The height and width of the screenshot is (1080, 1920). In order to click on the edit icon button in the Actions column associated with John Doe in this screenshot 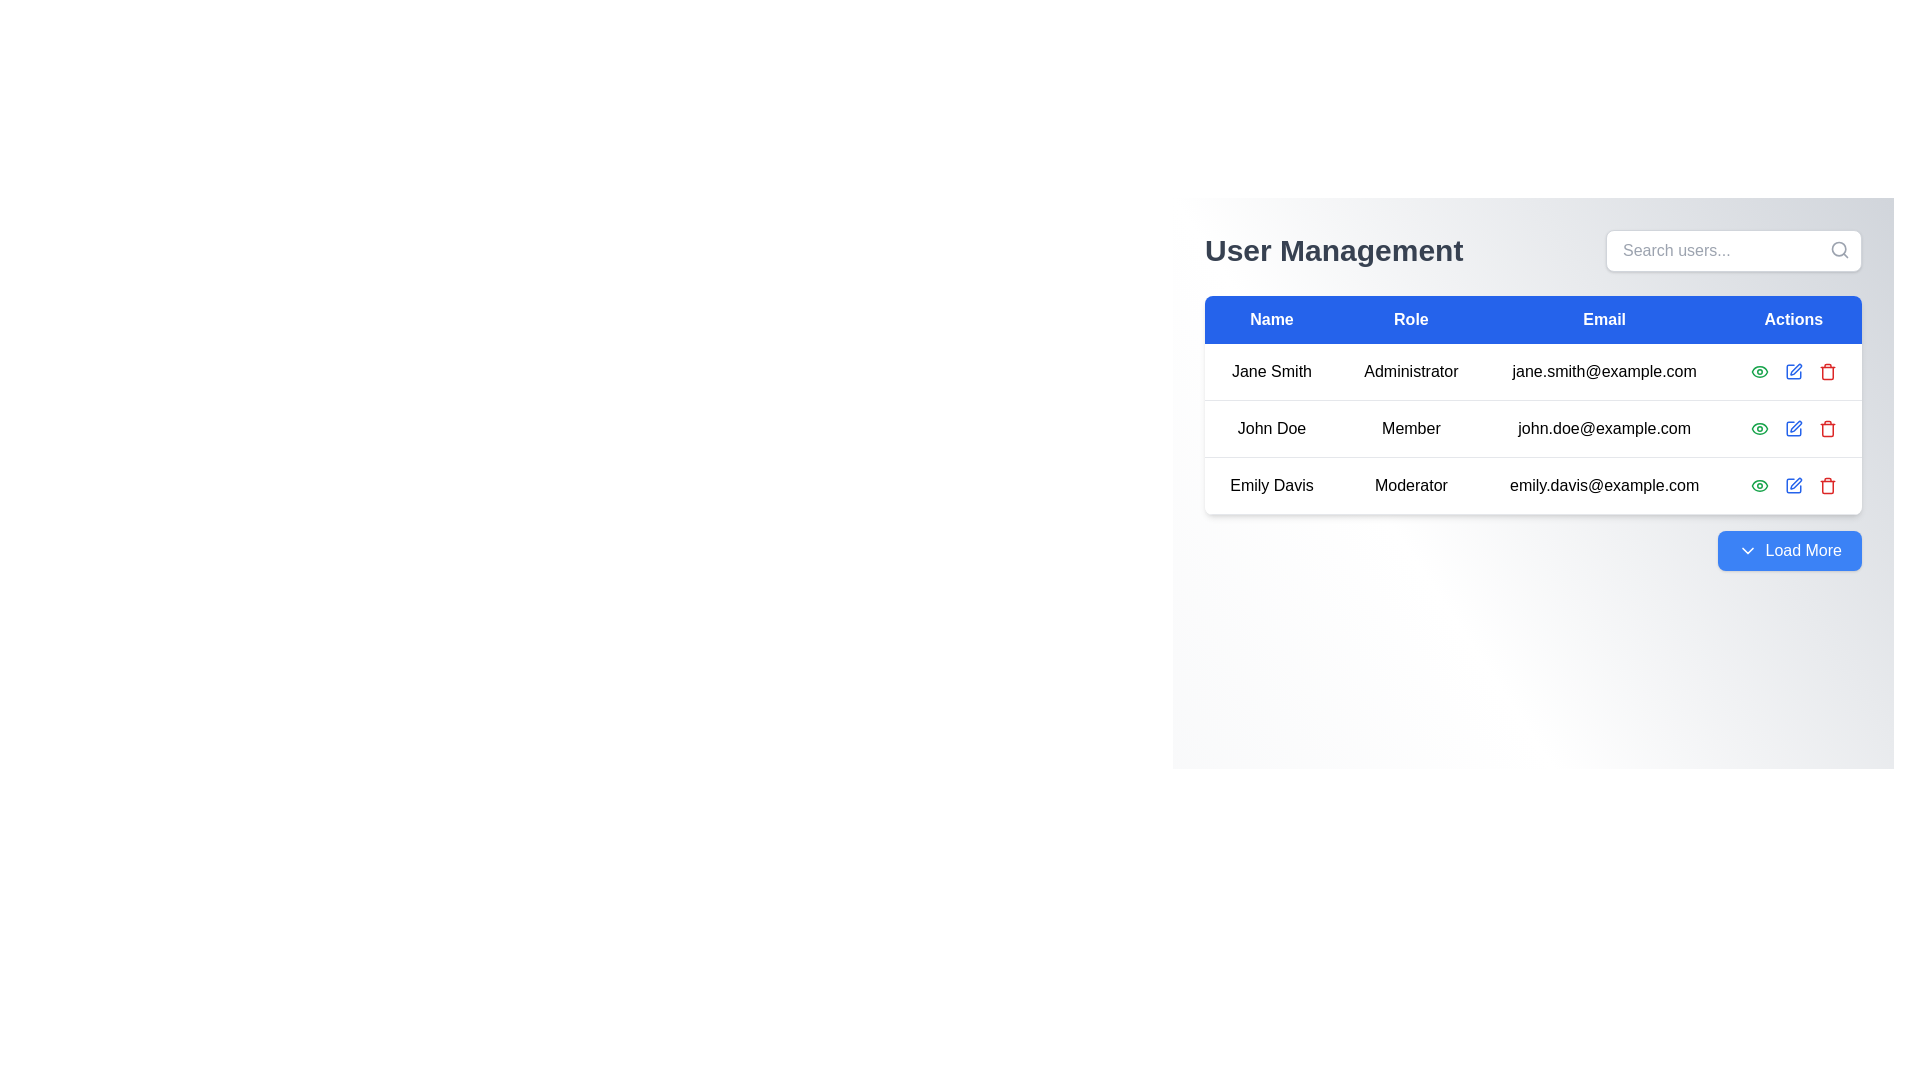, I will do `click(1795, 369)`.